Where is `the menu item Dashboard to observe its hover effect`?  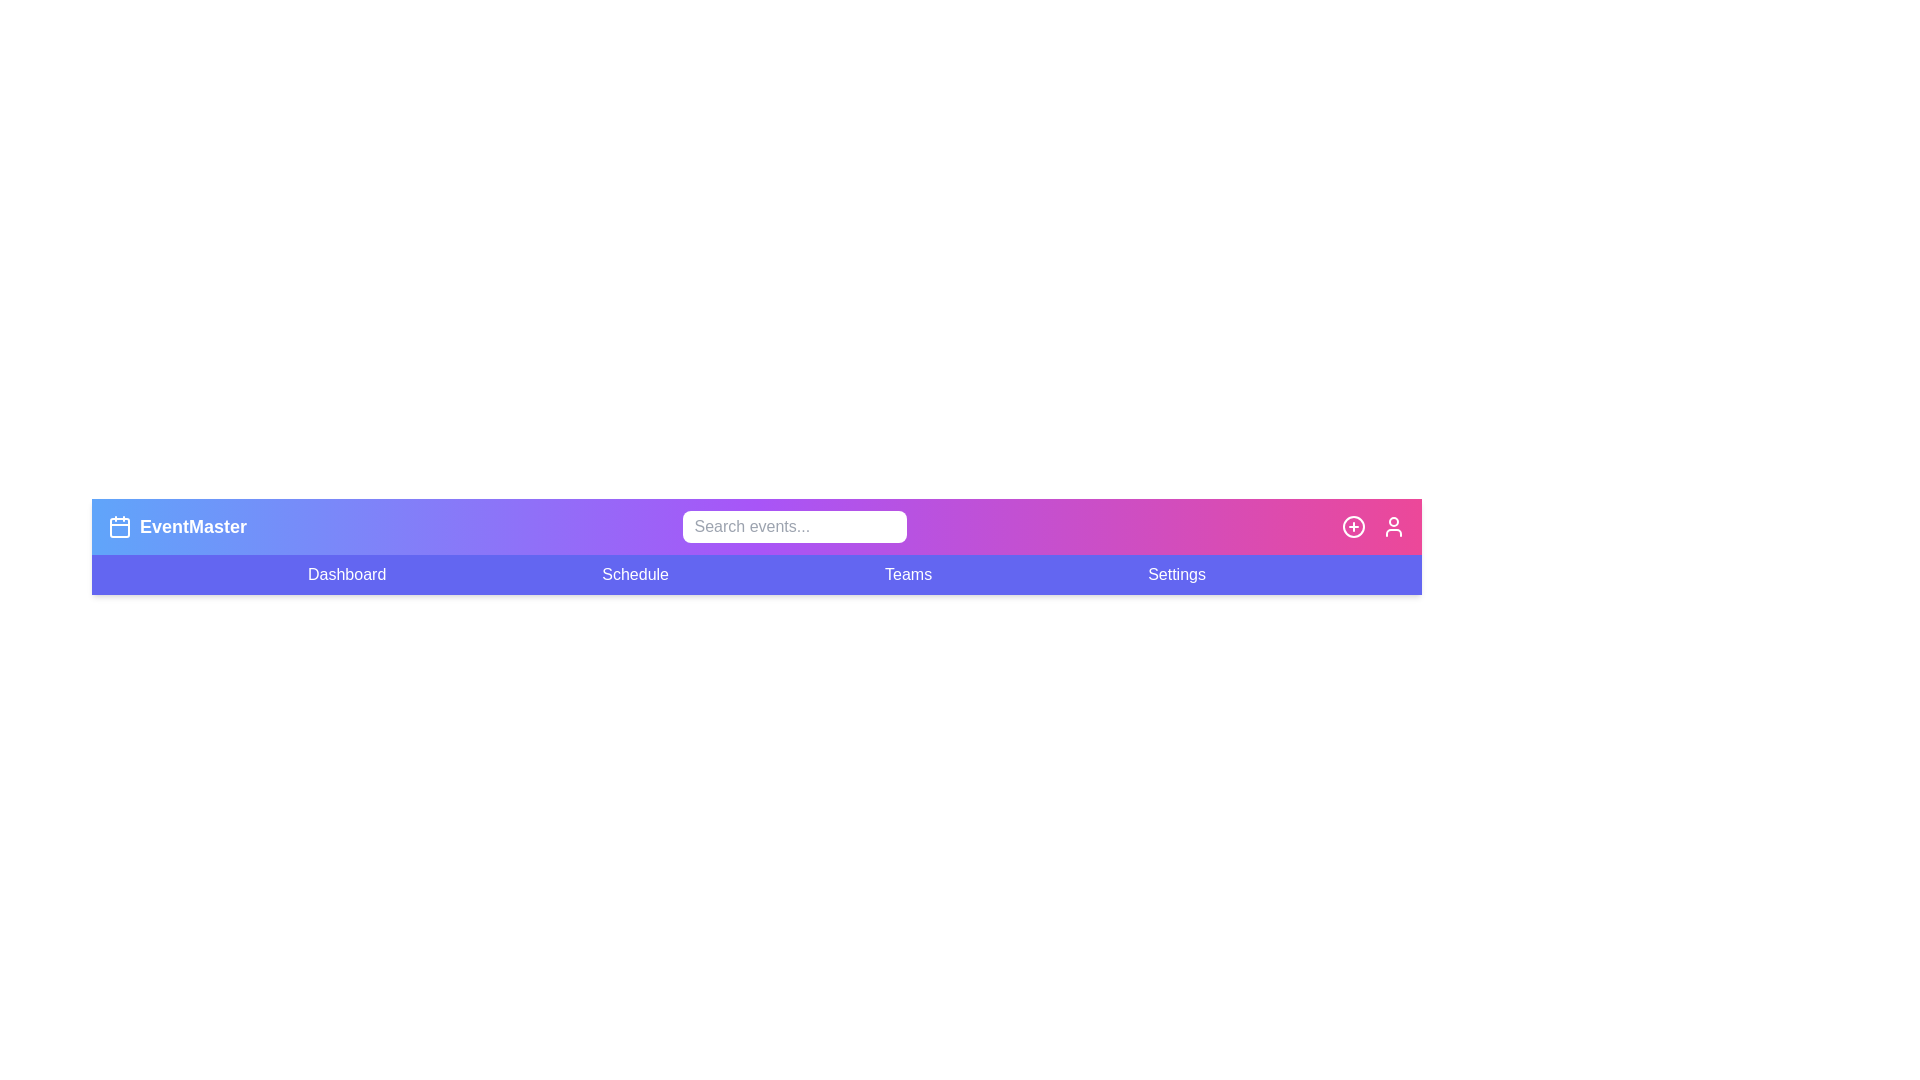
the menu item Dashboard to observe its hover effect is located at coordinates (346, 574).